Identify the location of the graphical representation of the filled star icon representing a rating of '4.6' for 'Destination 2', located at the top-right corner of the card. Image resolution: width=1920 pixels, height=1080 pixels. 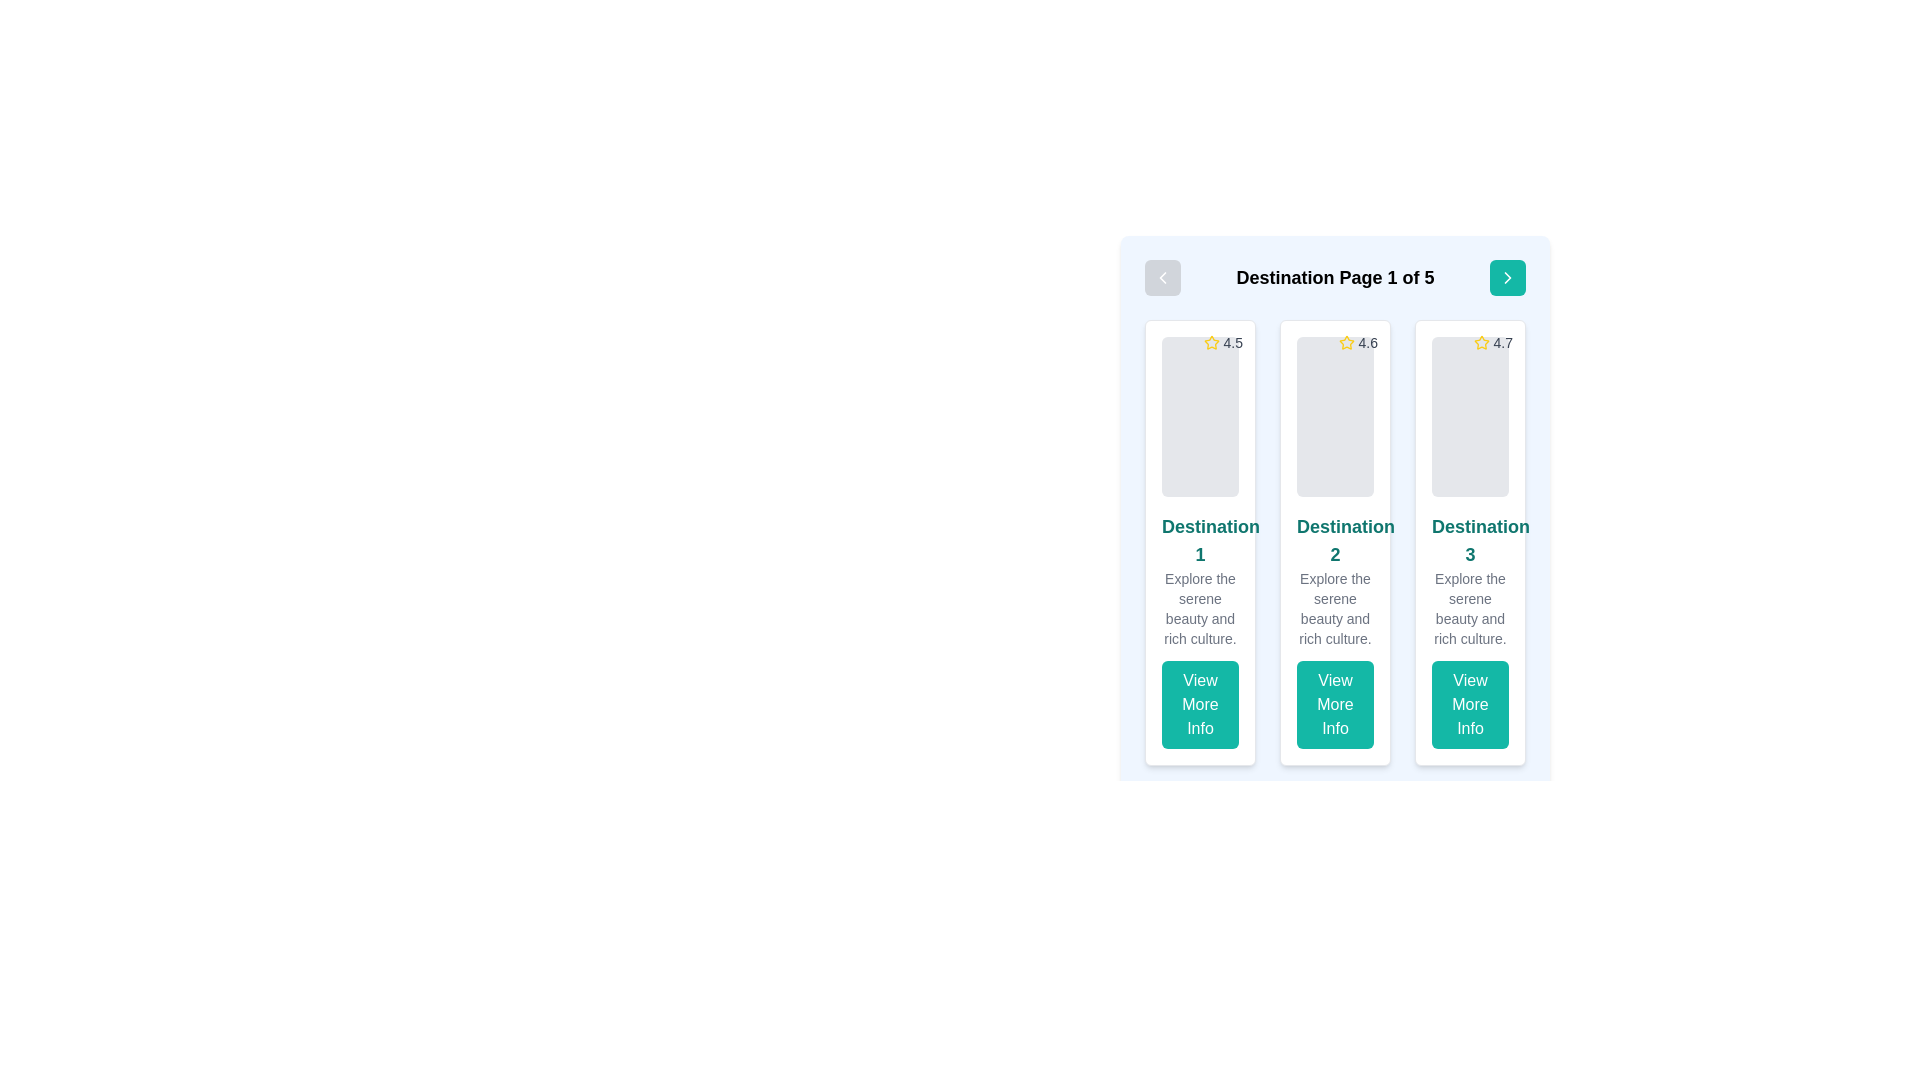
(1346, 342).